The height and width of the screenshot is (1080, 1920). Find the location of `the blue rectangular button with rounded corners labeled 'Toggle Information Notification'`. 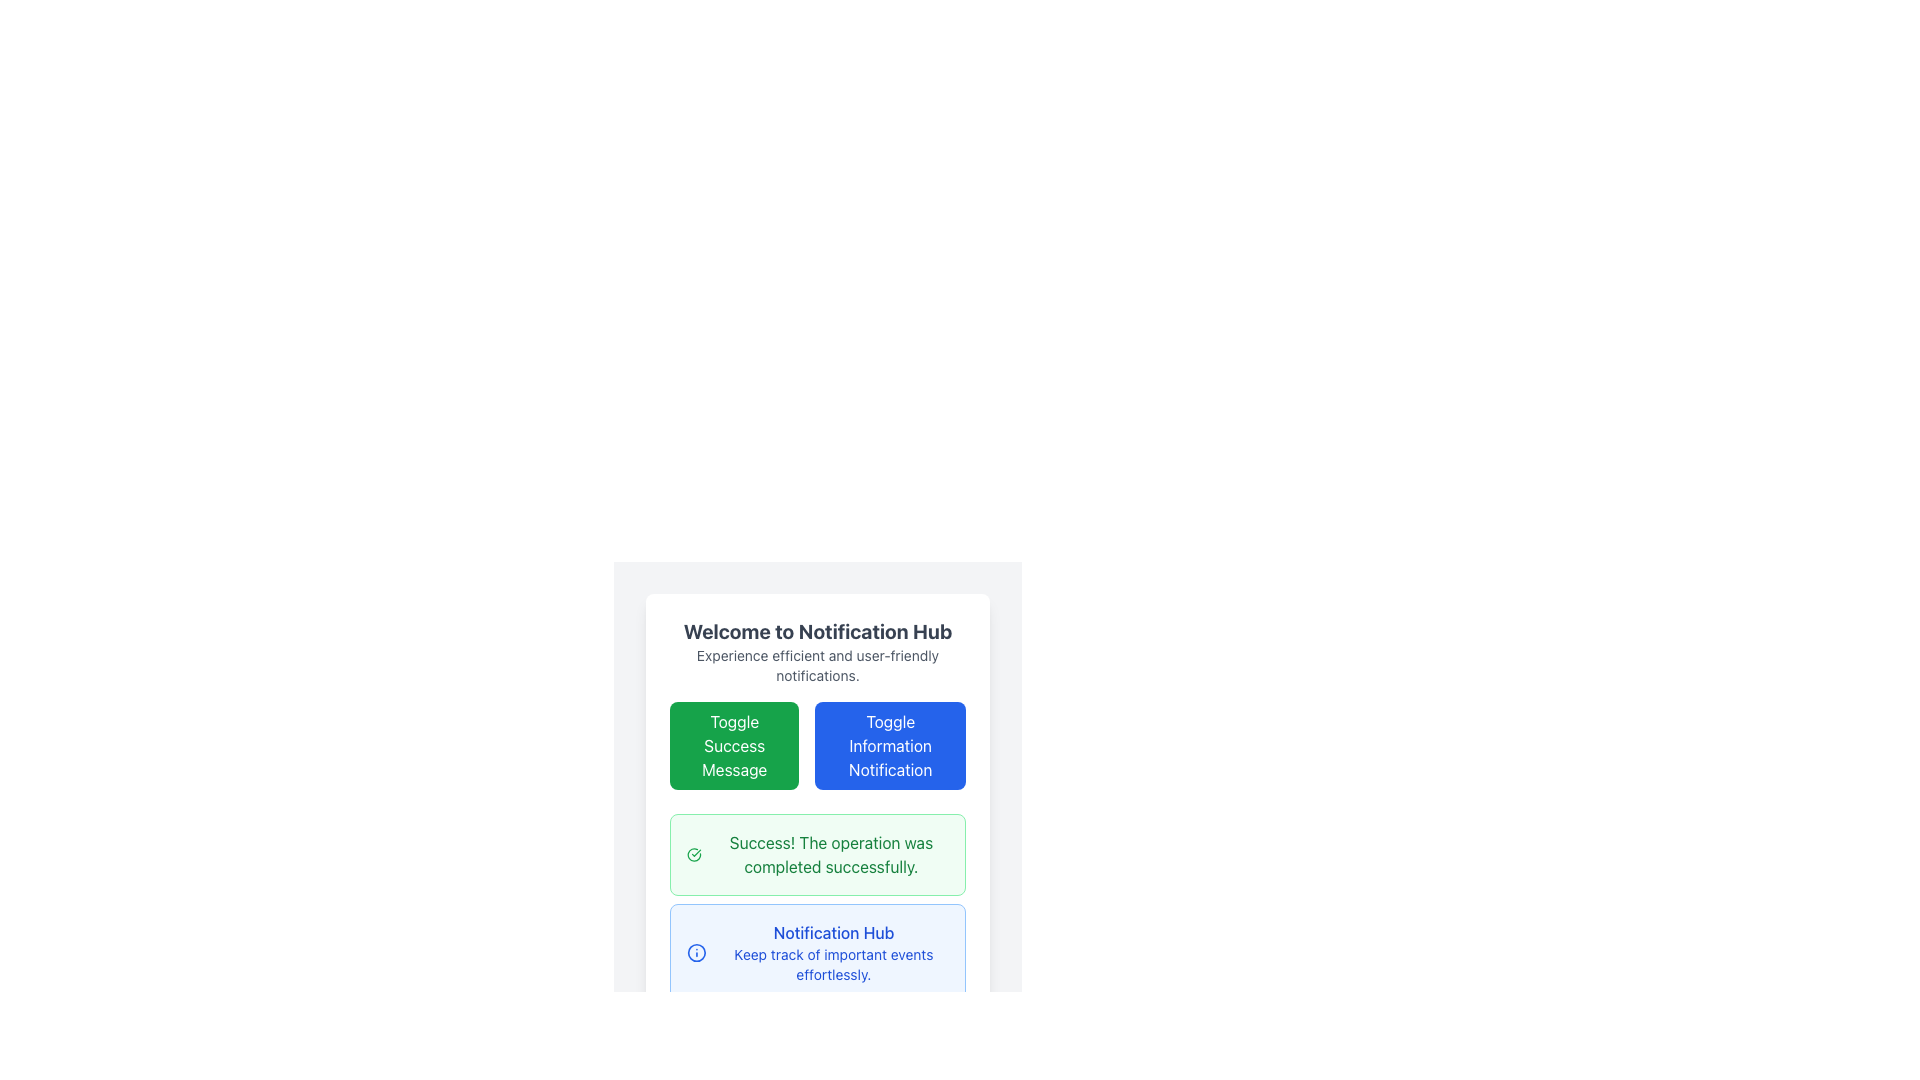

the blue rectangular button with rounded corners labeled 'Toggle Information Notification' is located at coordinates (817, 764).